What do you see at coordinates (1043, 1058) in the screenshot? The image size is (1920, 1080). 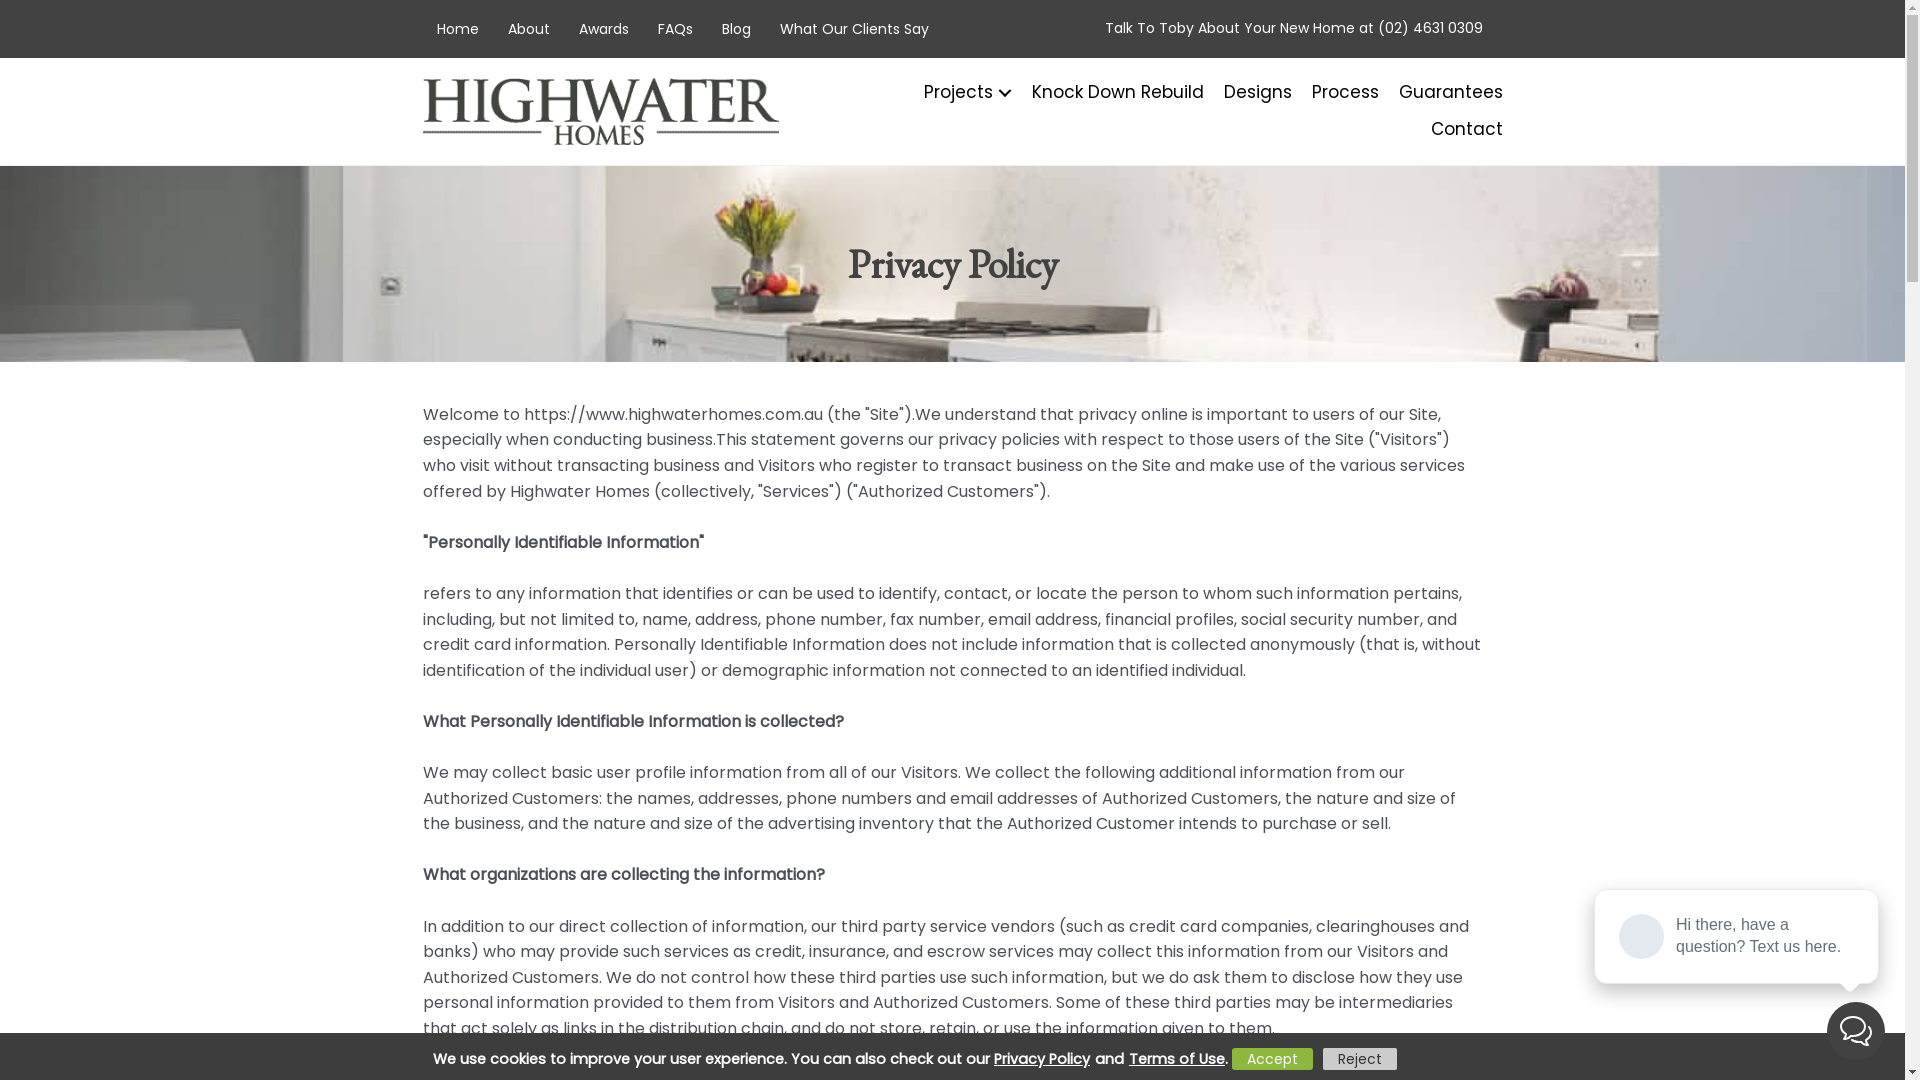 I see `'Privacy Policy'` at bounding box center [1043, 1058].